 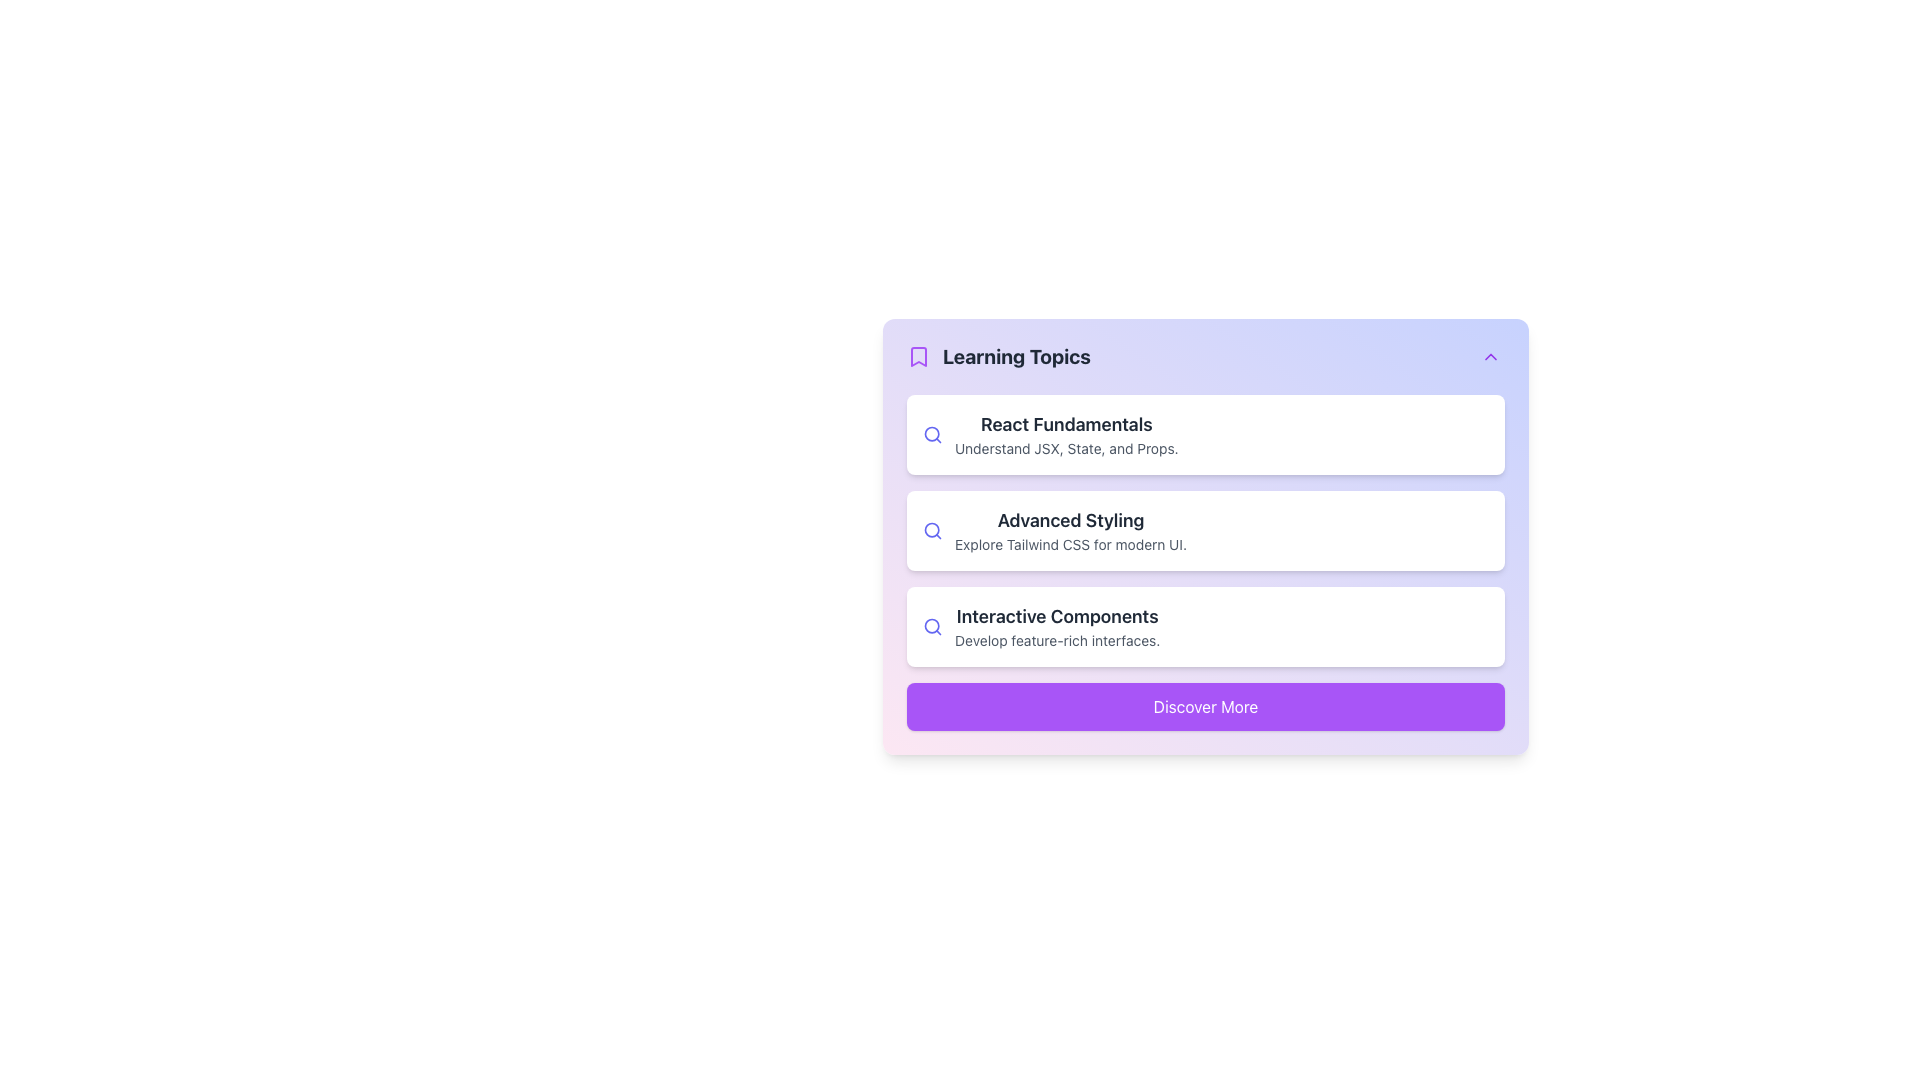 What do you see at coordinates (917, 356) in the screenshot?
I see `the purple bookmark icon located to the left of the 'Learning Topics' text, which has a rounded rectangular shape and a triangular notch at the bottom` at bounding box center [917, 356].